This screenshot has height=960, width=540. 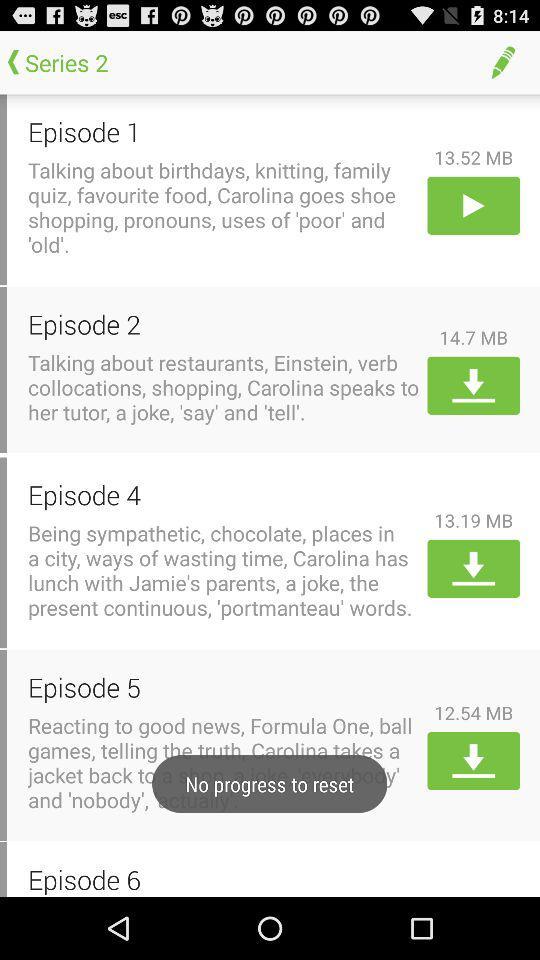 What do you see at coordinates (223, 130) in the screenshot?
I see `episode 1 app` at bounding box center [223, 130].